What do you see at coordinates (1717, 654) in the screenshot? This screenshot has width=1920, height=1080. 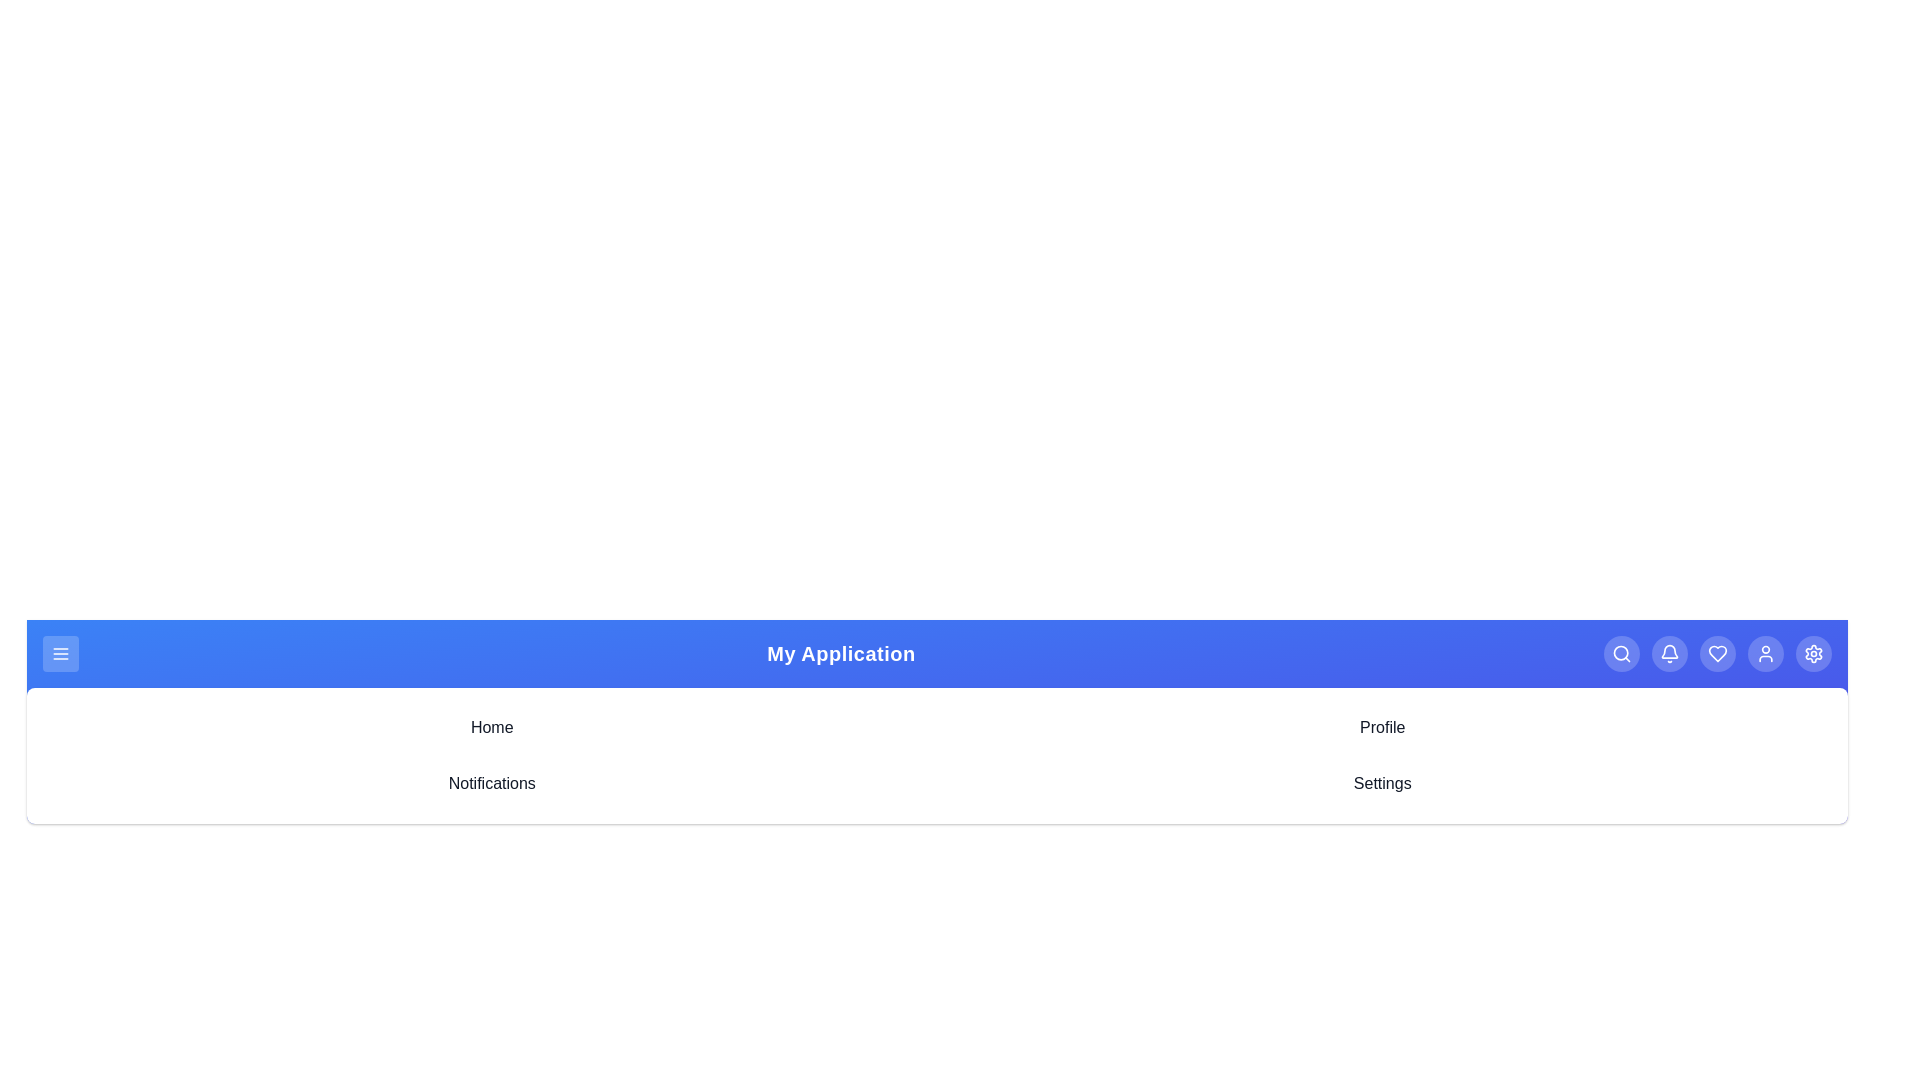 I see `the heart icon to access favorites` at bounding box center [1717, 654].